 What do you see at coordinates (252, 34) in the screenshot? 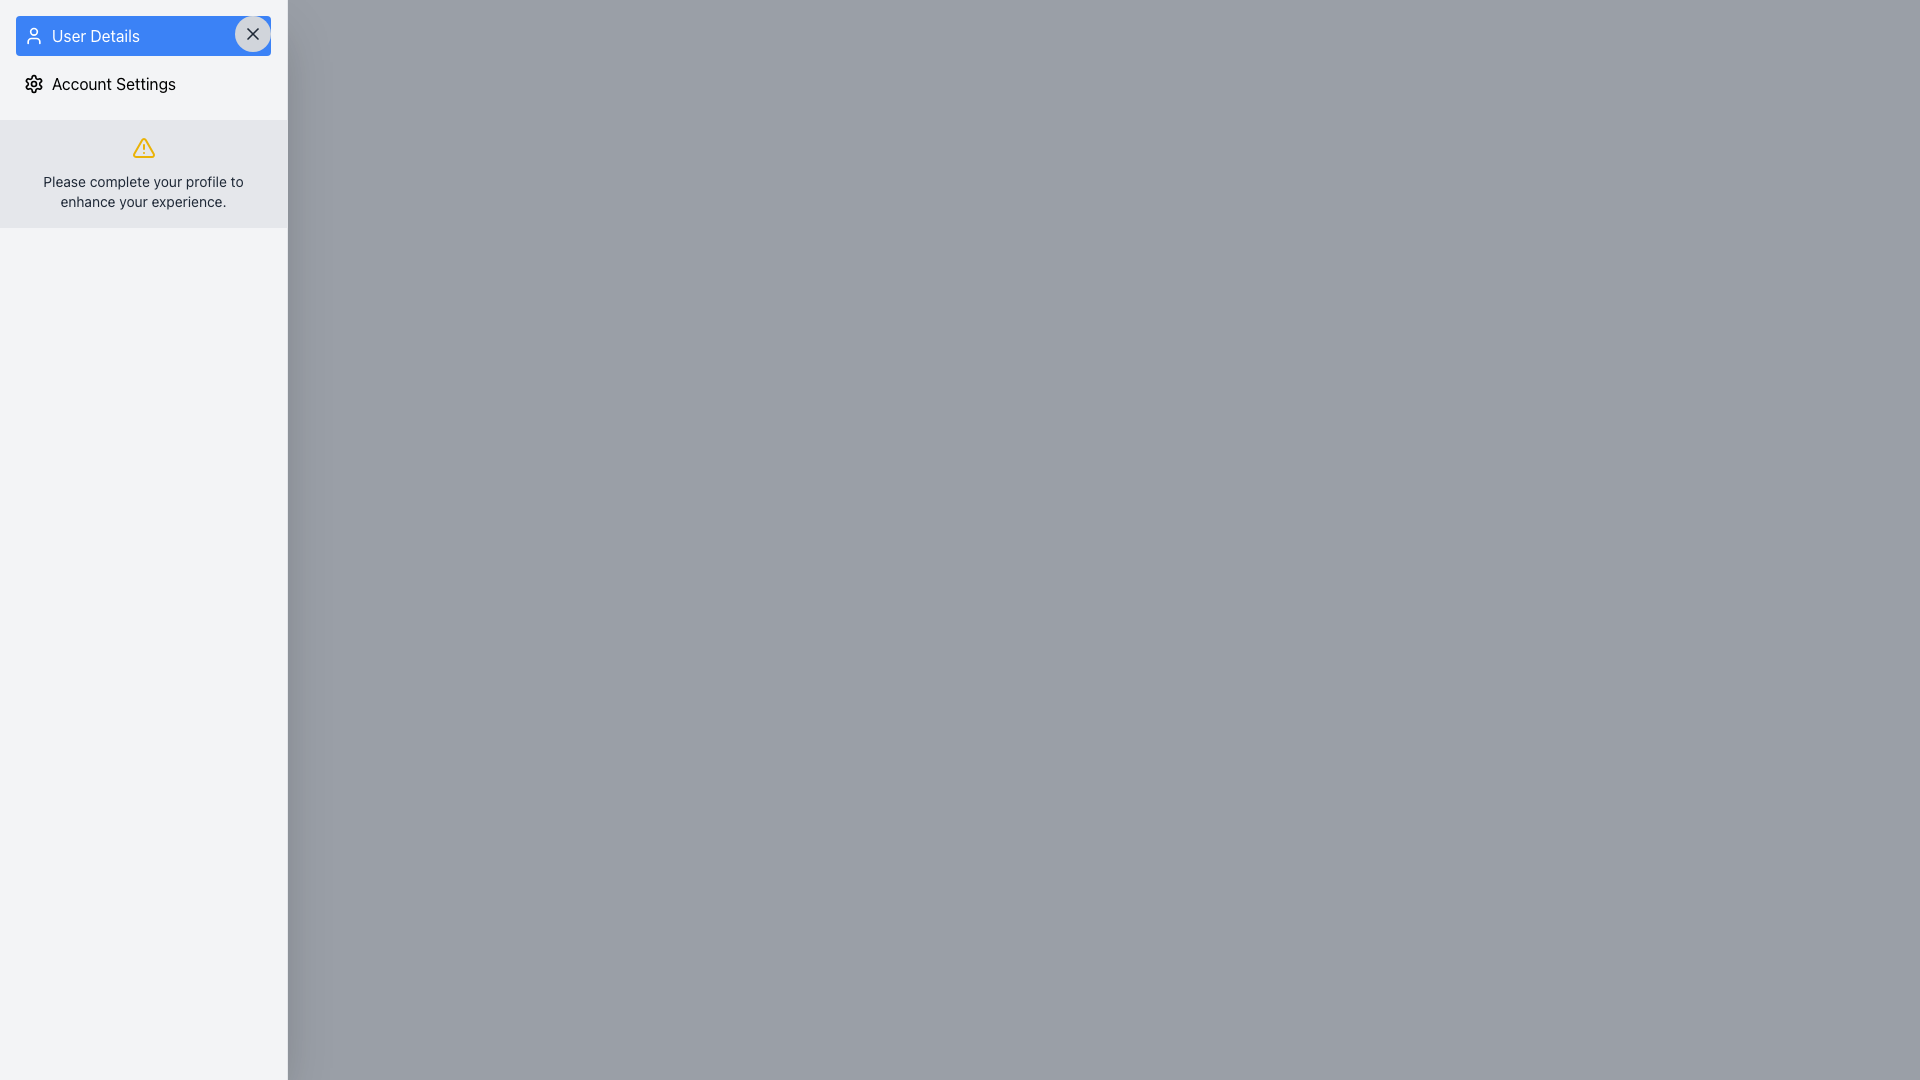
I see `the close button located in the top-right corner of the 'User Details' section` at bounding box center [252, 34].